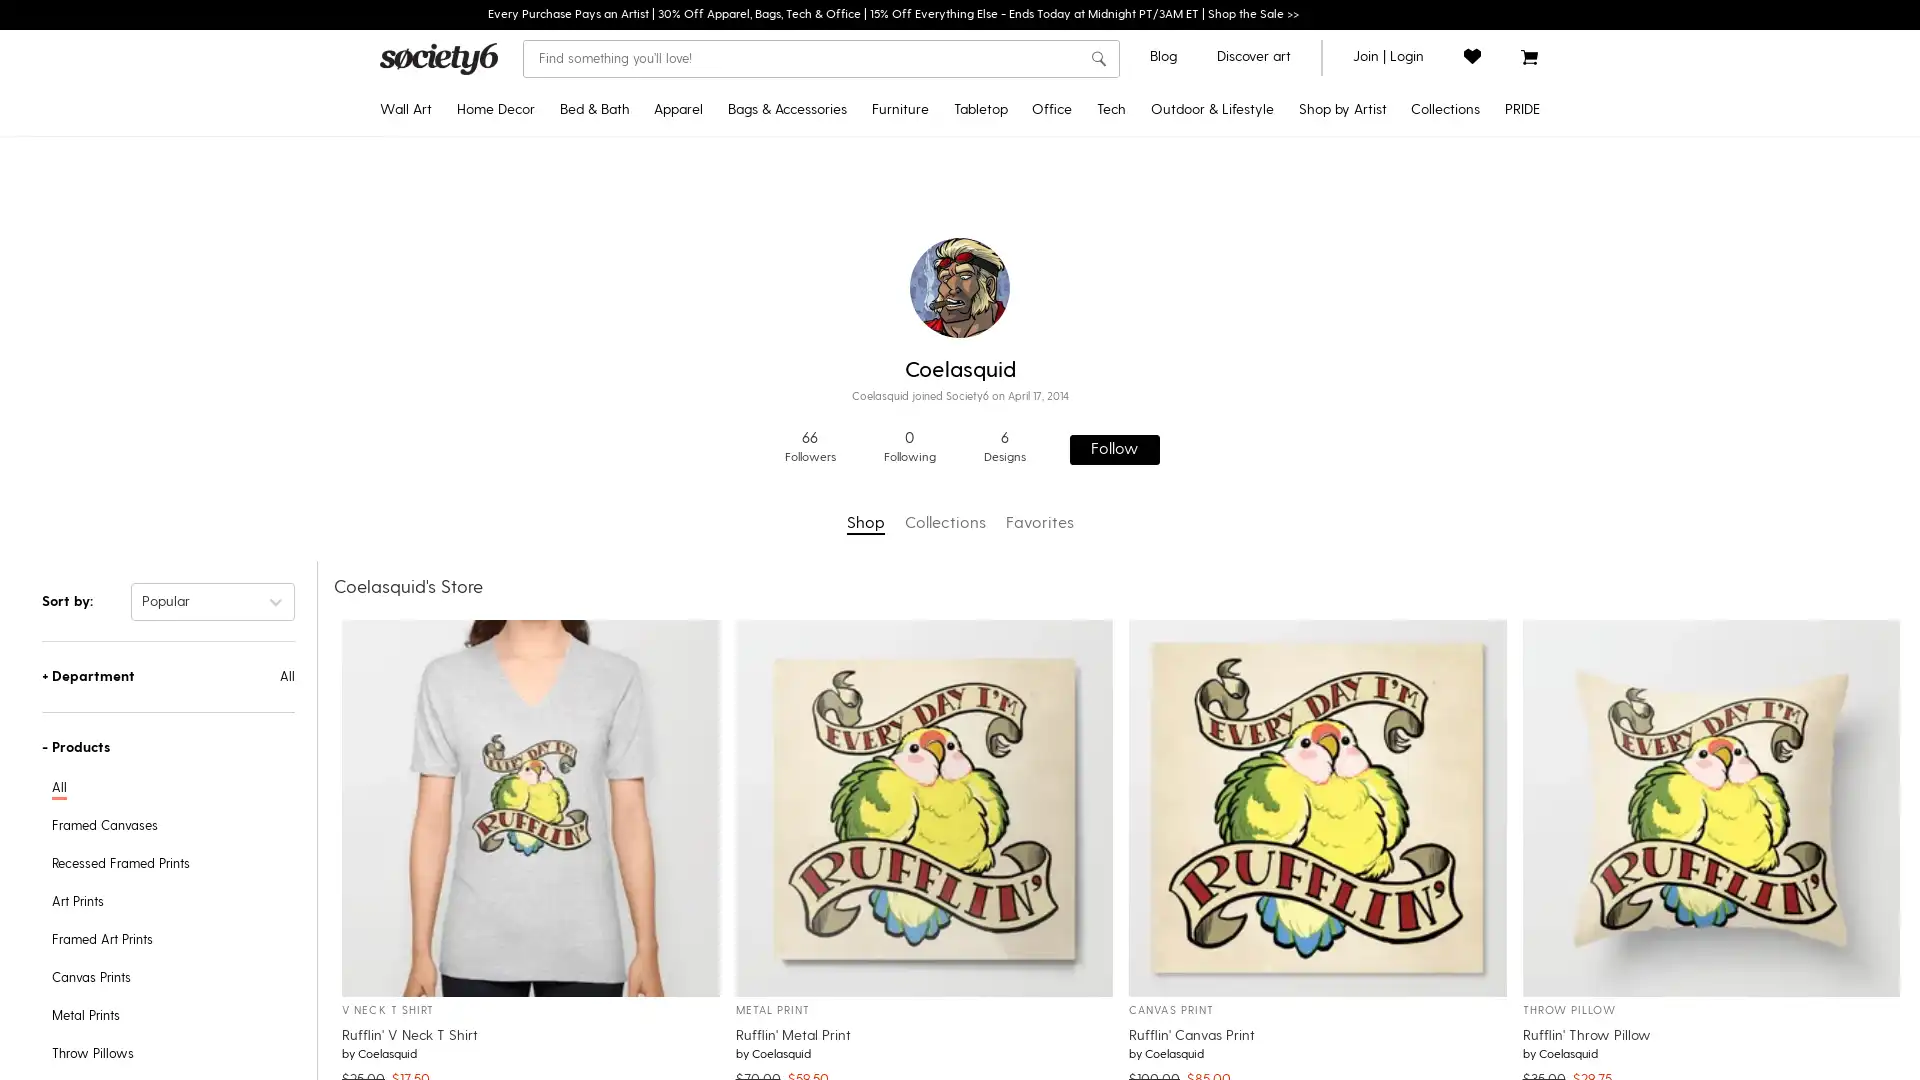  Describe the element at coordinates (533, 482) in the screenshot. I see `Wallpaper` at that location.